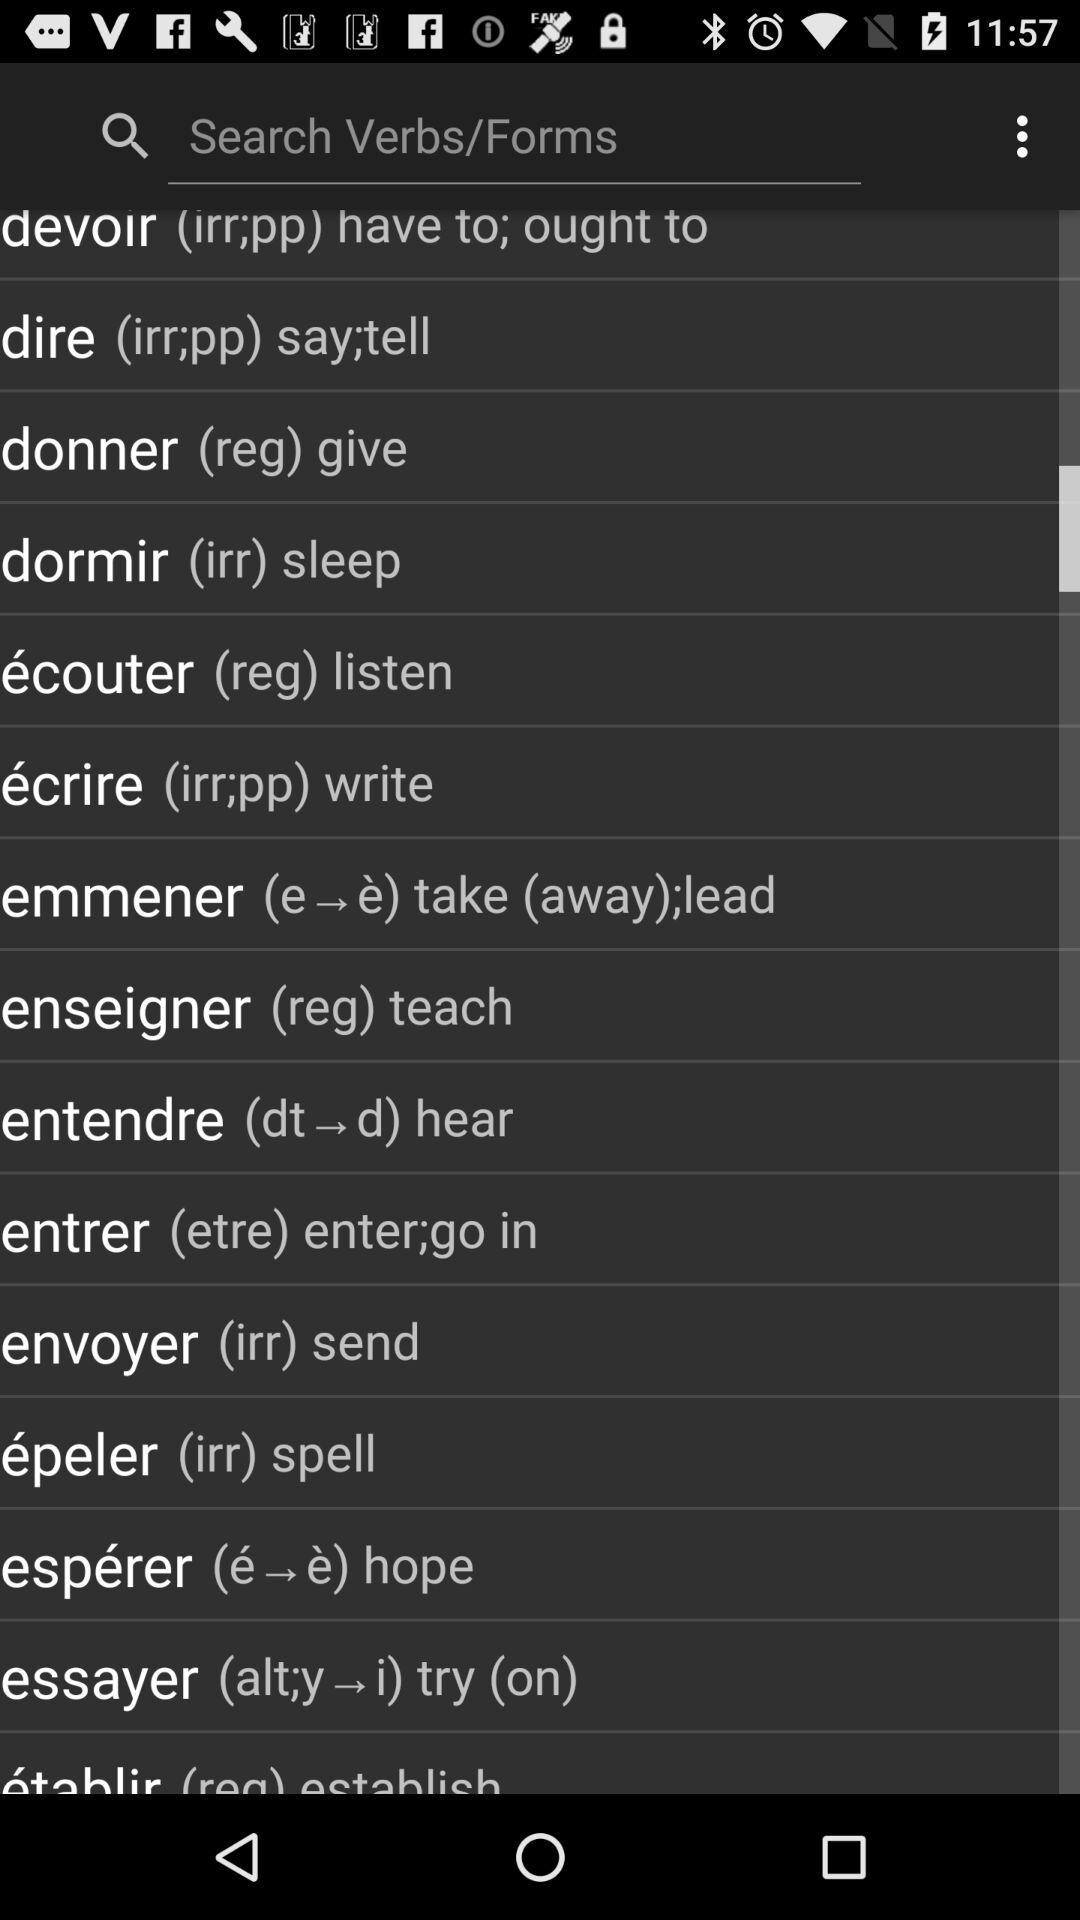 The height and width of the screenshot is (1920, 1080). I want to click on item below the entendre icon, so click(352, 1227).